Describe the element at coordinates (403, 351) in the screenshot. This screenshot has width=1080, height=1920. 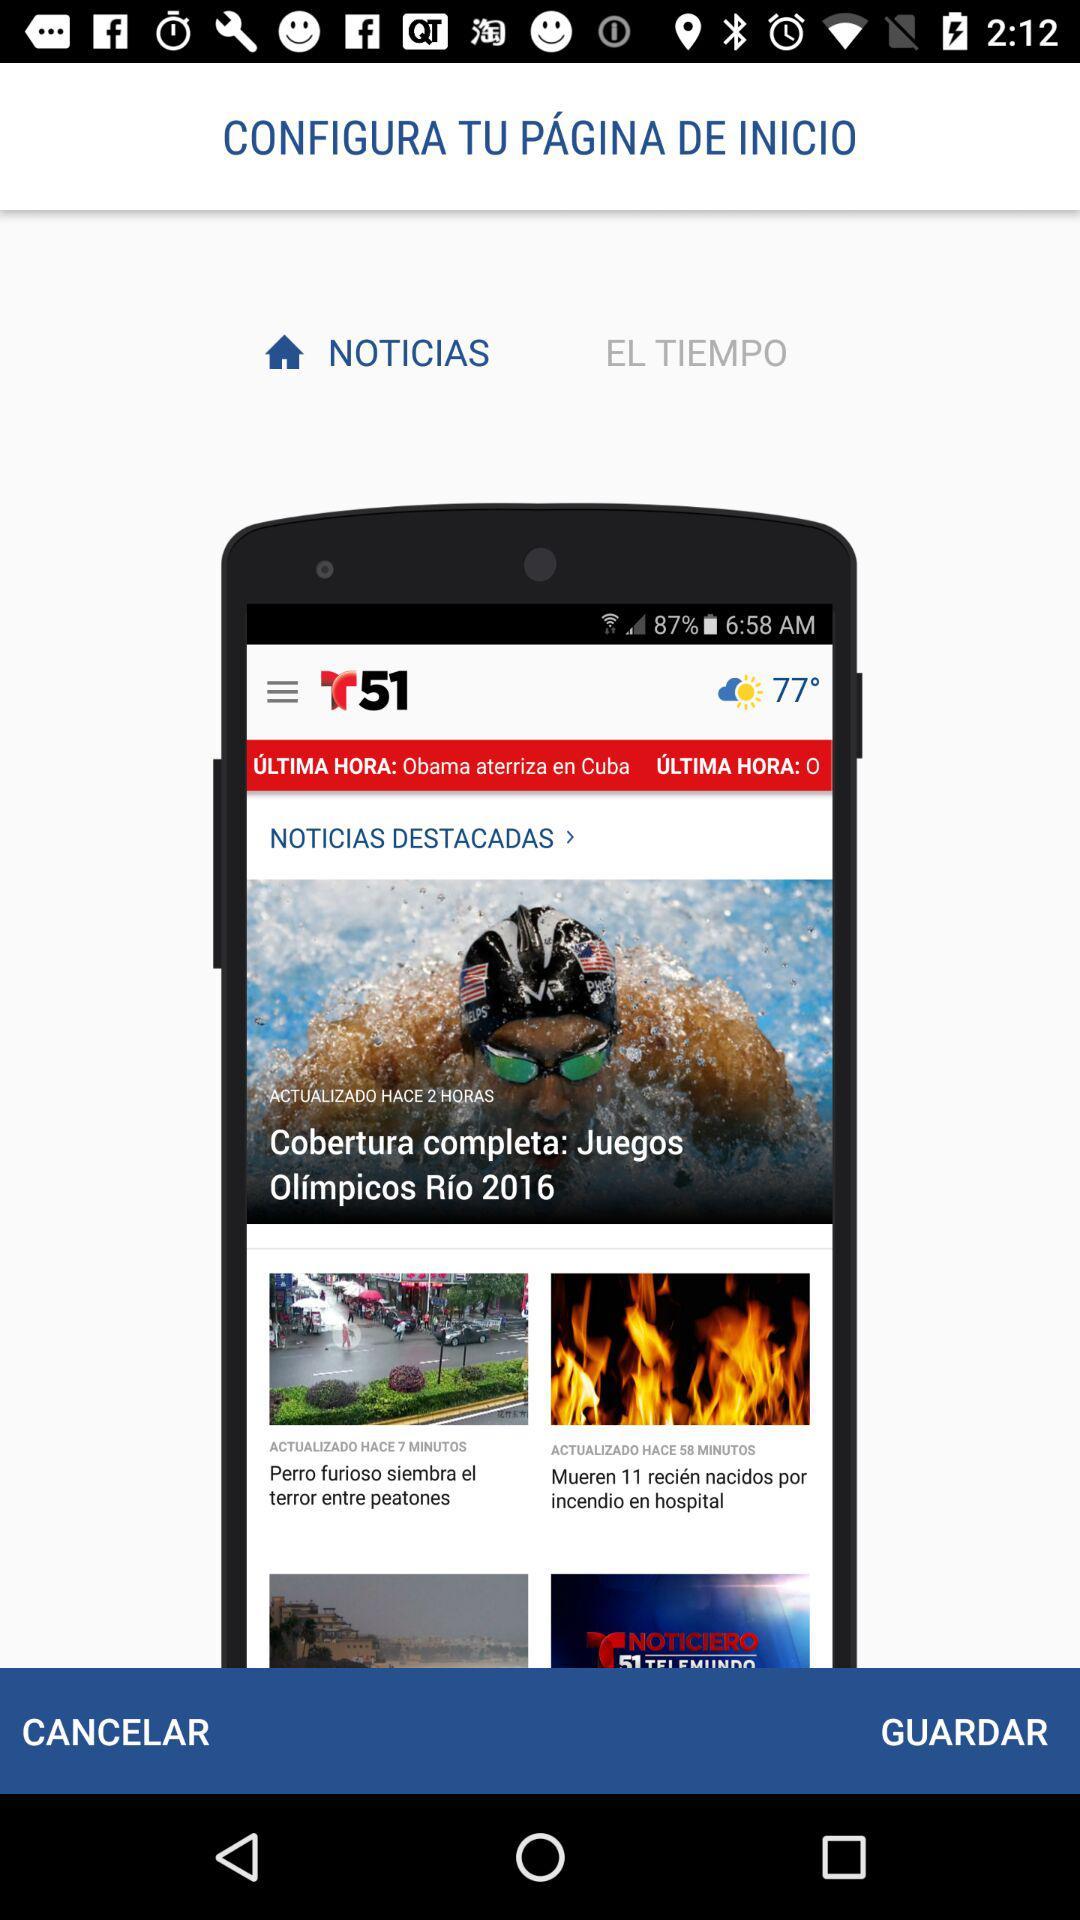
I see `item next to the el tiempo icon` at that location.